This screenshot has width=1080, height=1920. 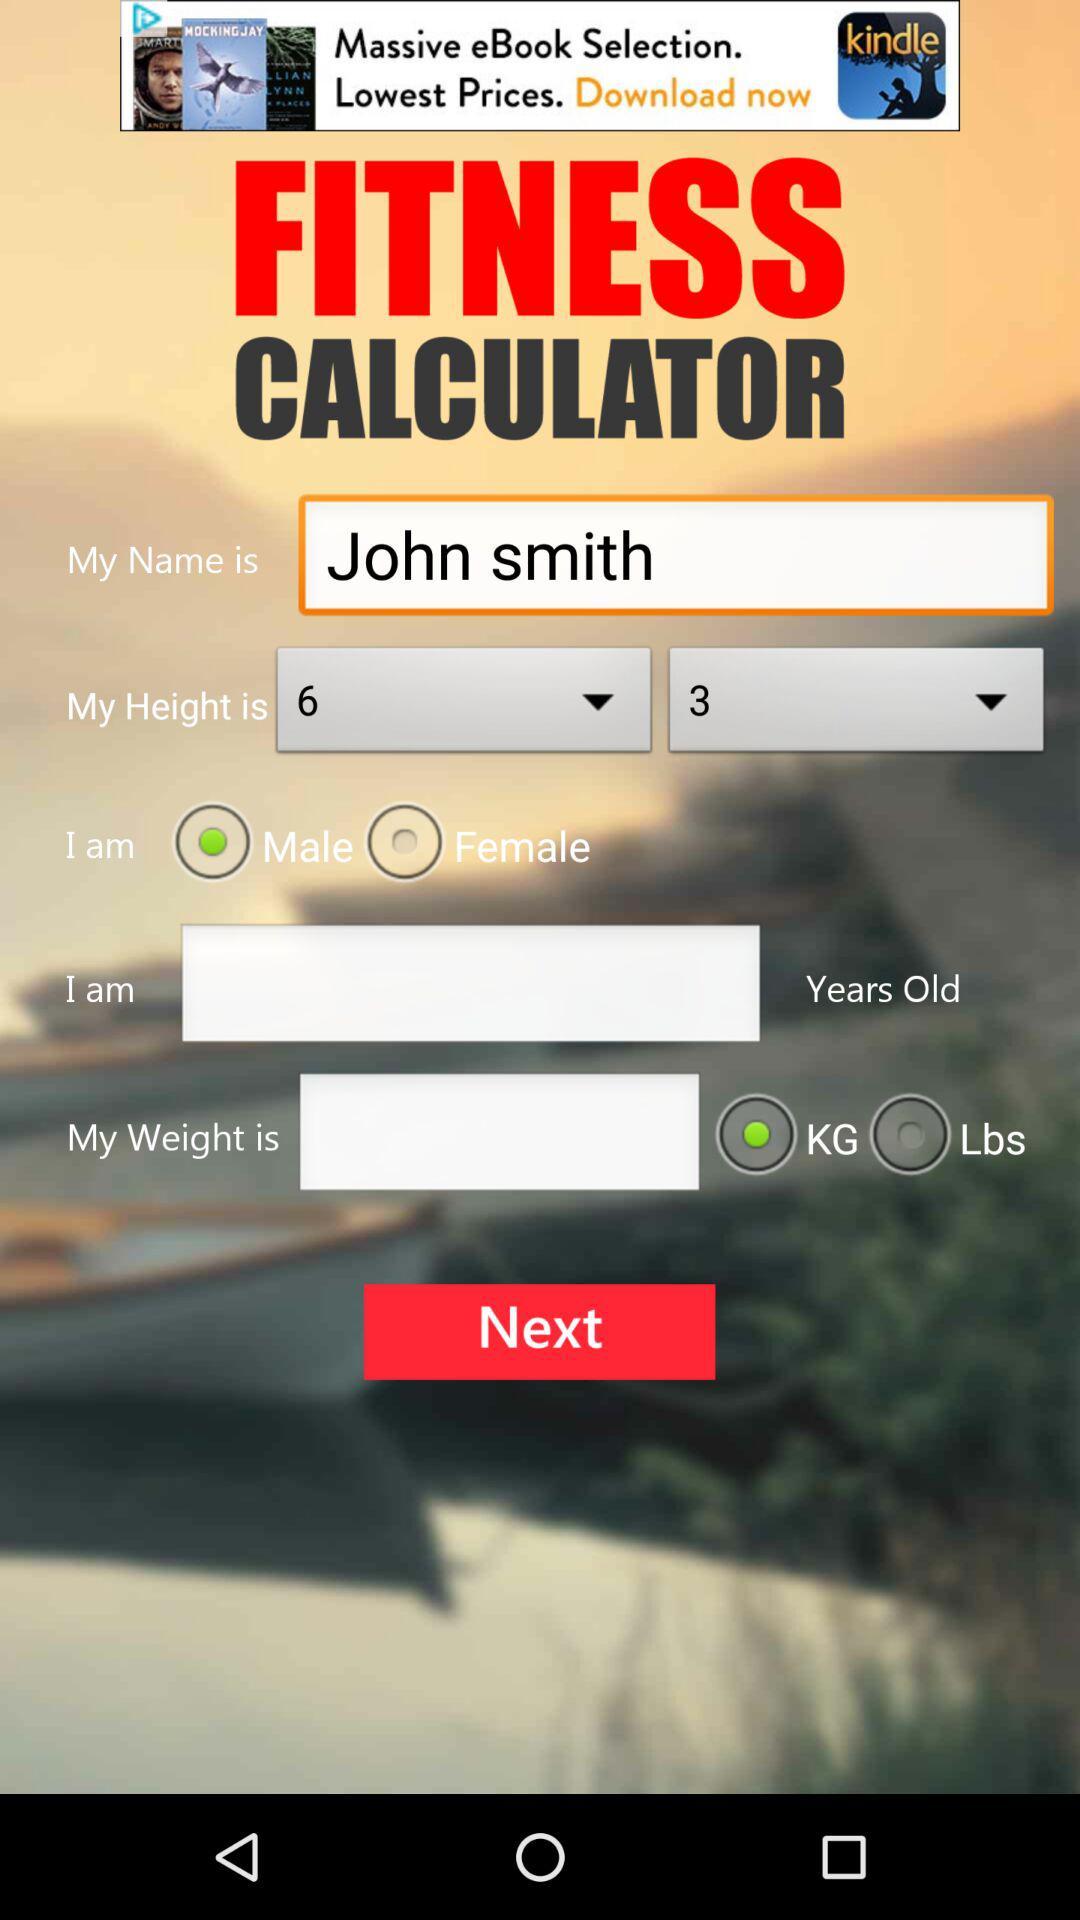 I want to click on age, so click(x=470, y=989).